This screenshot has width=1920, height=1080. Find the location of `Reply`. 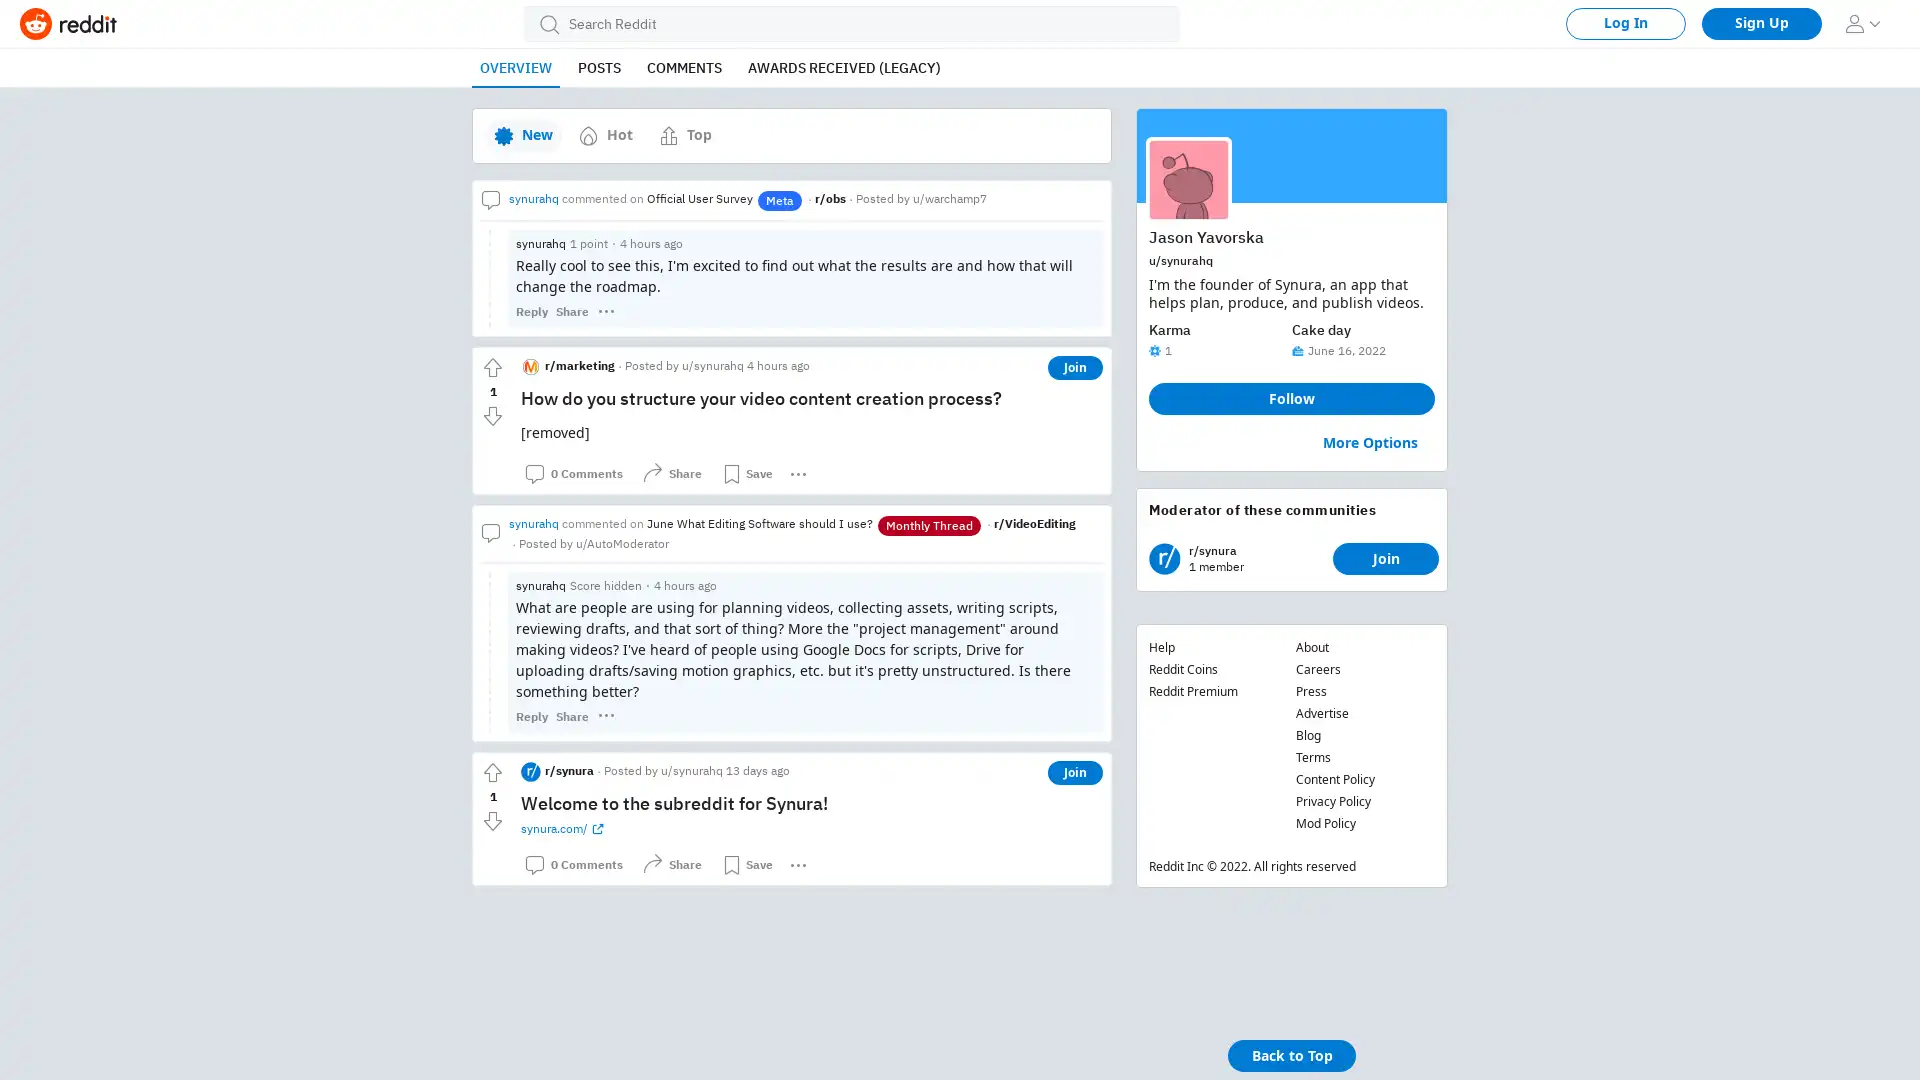

Reply is located at coordinates (532, 715).